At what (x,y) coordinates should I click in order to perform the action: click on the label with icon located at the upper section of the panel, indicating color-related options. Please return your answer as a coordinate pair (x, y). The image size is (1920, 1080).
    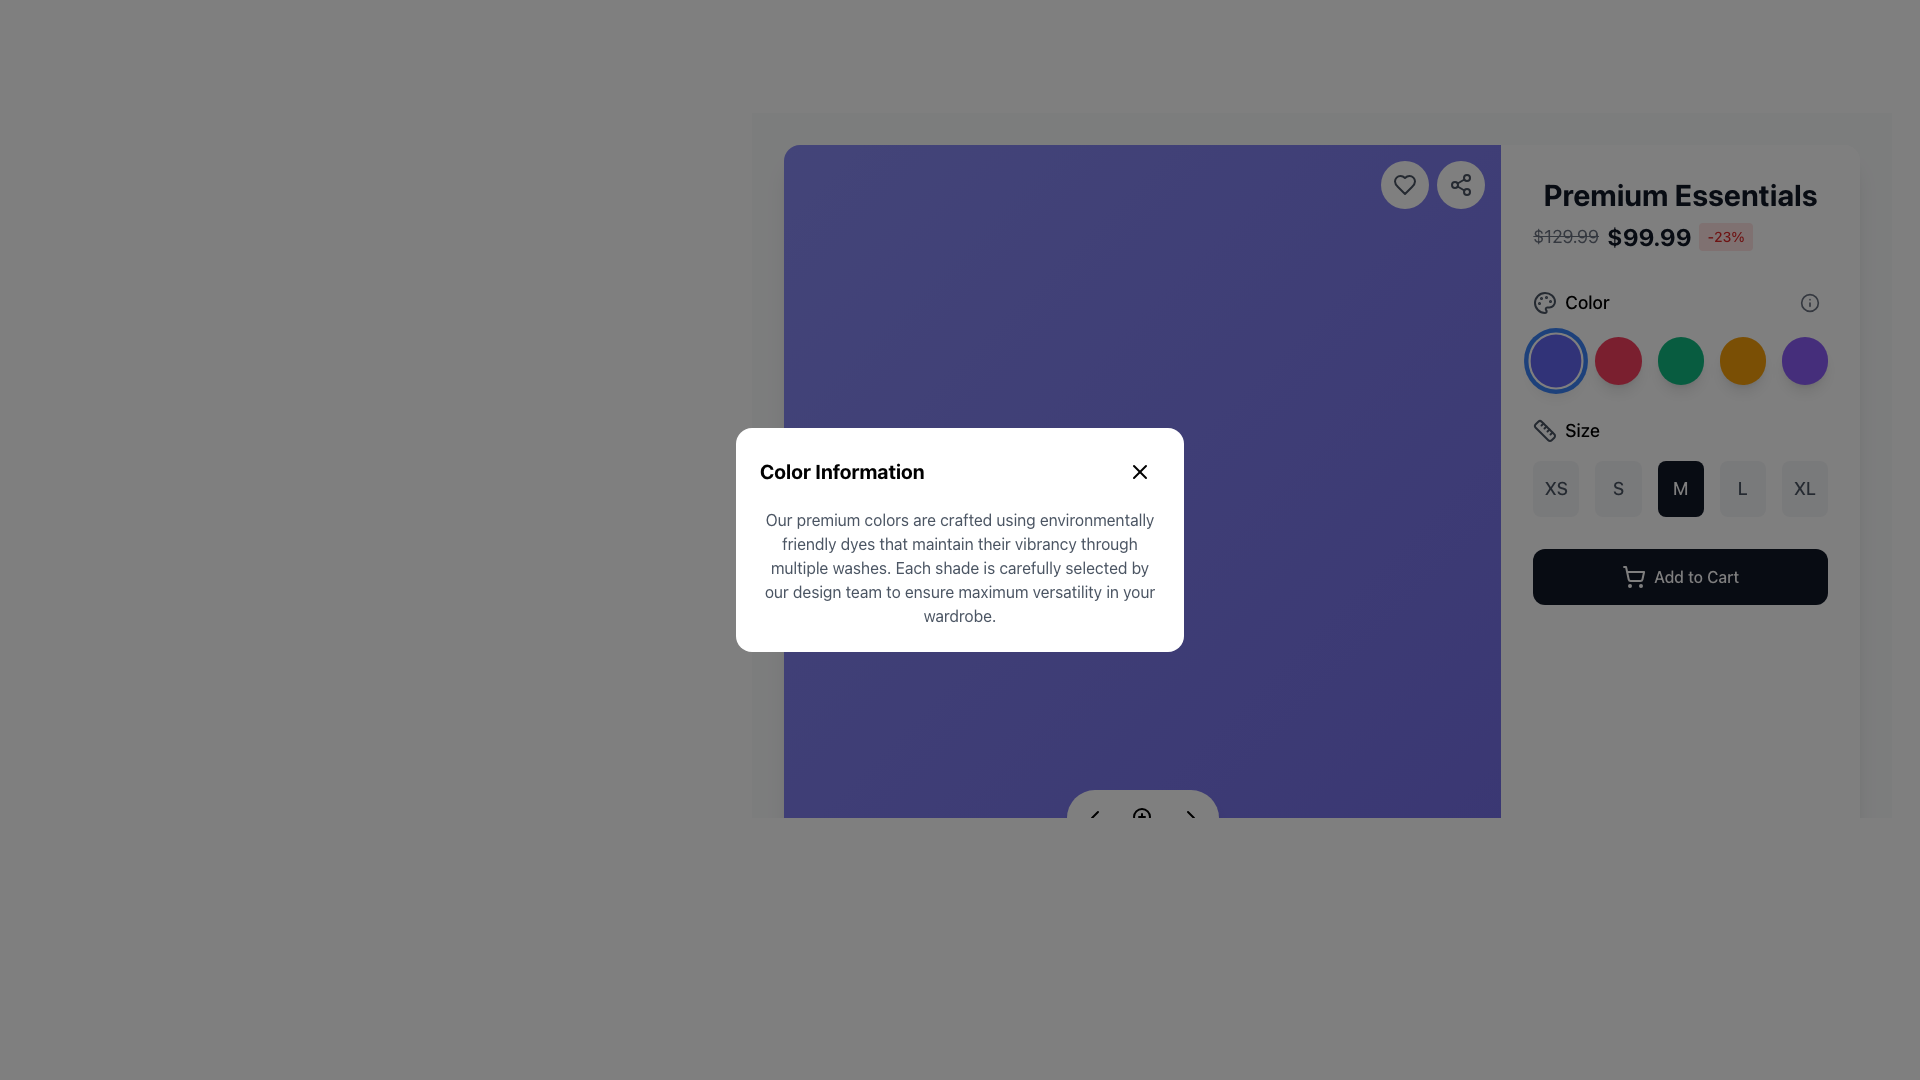
    Looking at the image, I should click on (1570, 303).